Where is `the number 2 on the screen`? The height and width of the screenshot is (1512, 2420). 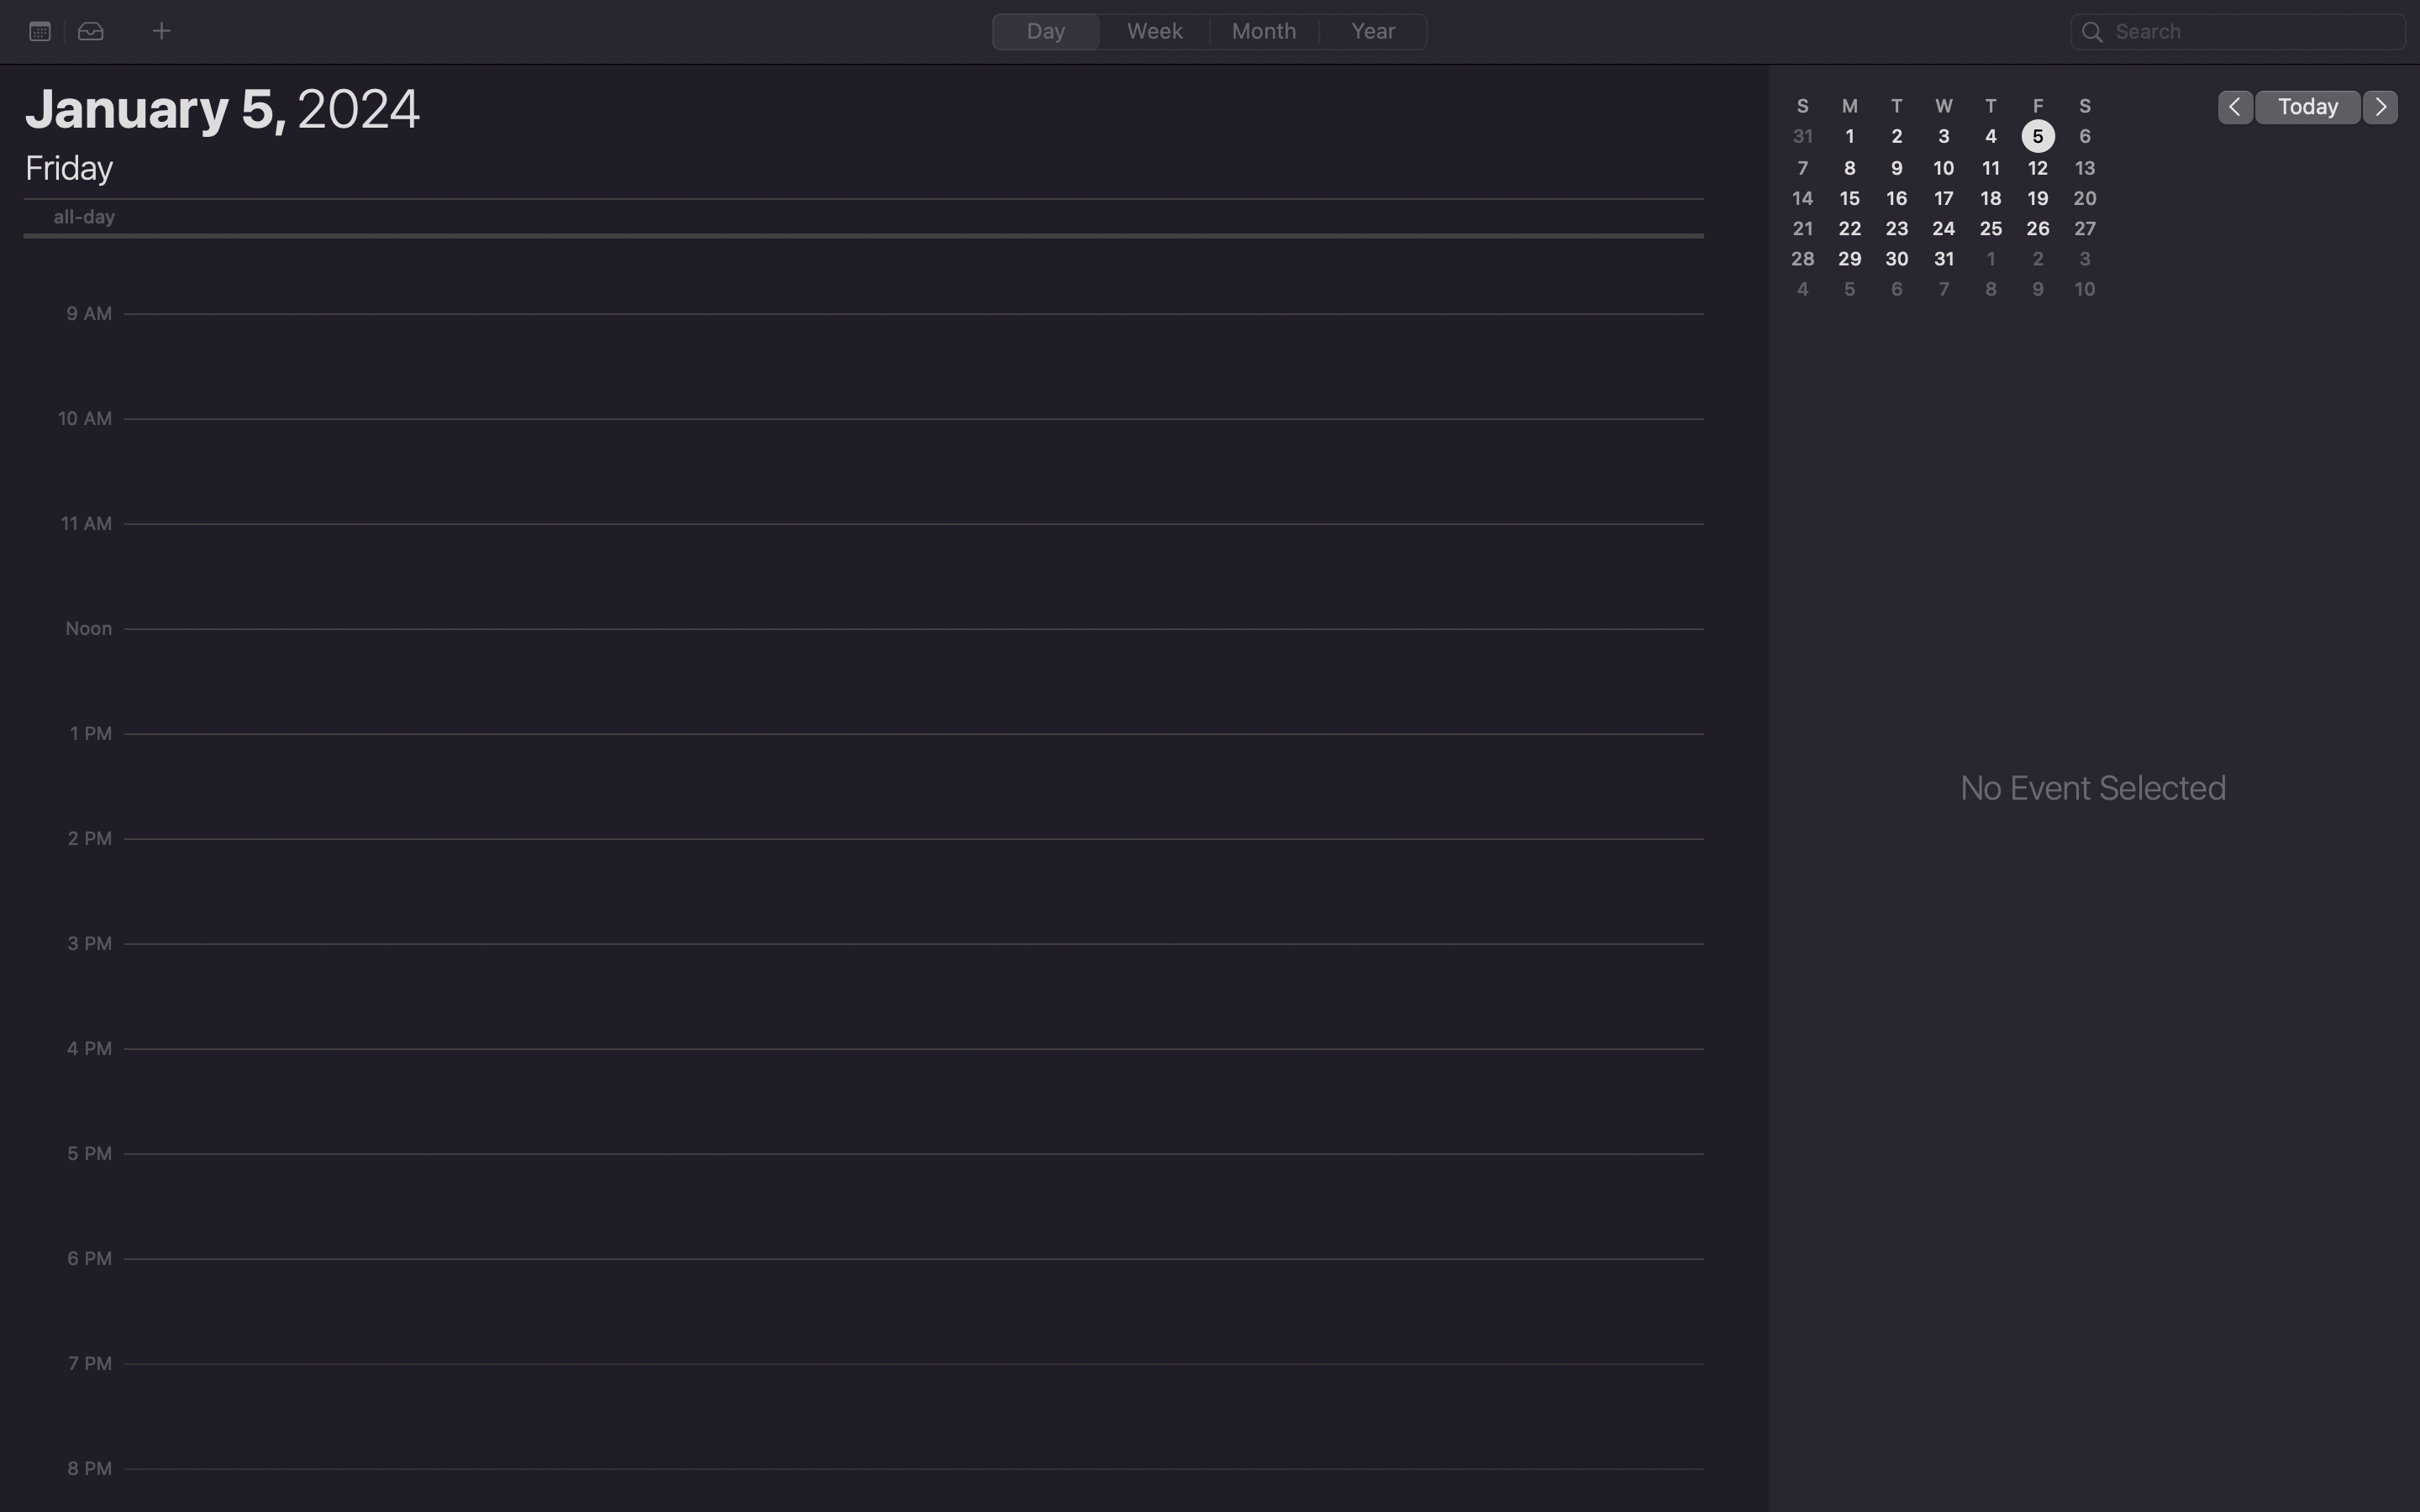 the number 2 on the screen is located at coordinates (1897, 135).